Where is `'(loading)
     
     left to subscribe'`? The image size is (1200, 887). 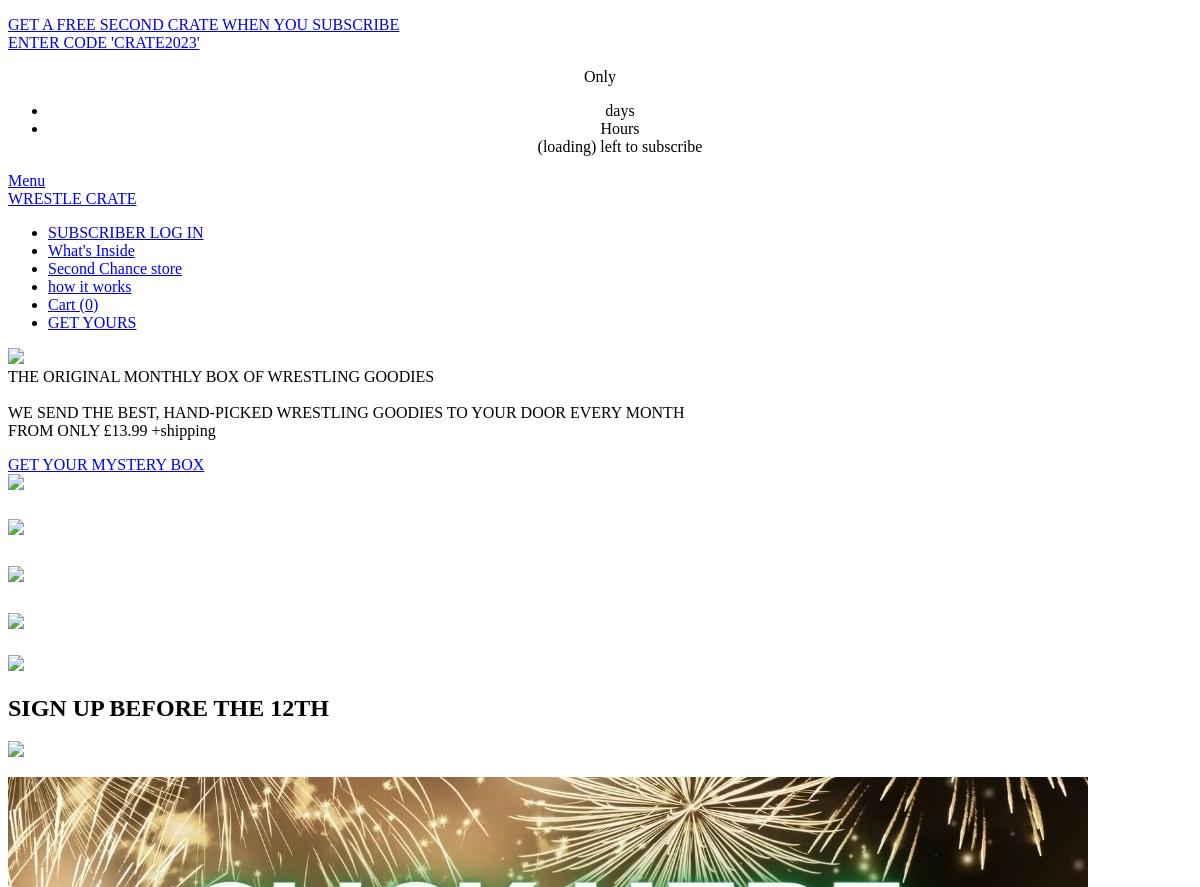 '(loading)
     
     left to subscribe' is located at coordinates (619, 146).